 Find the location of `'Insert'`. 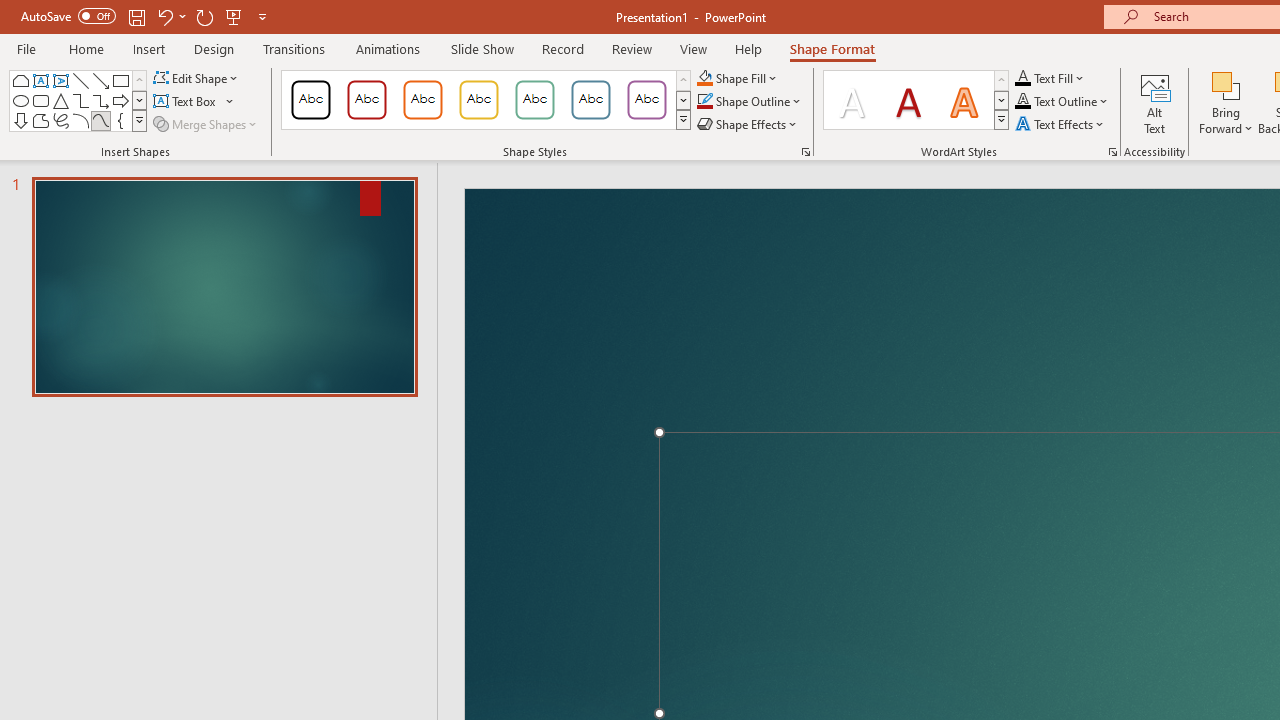

'Insert' is located at coordinates (148, 48).